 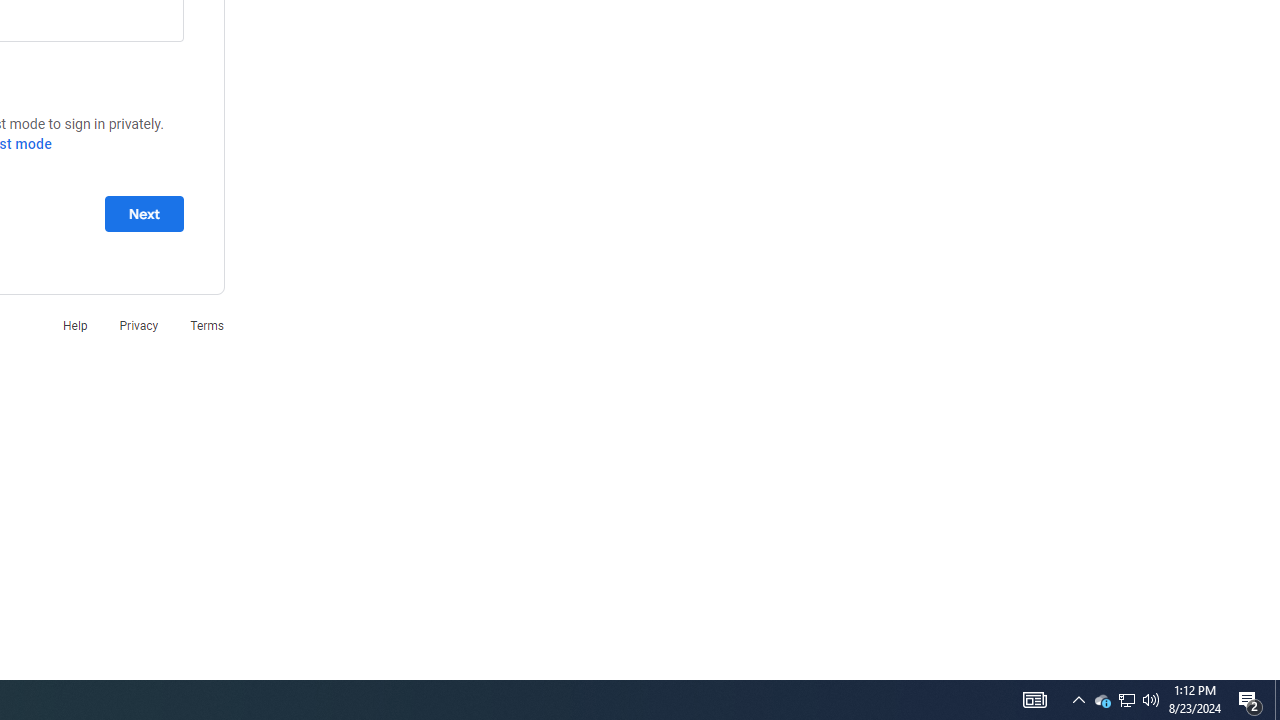 What do you see at coordinates (1034, 698) in the screenshot?
I see `'AutomationID: 4105'` at bounding box center [1034, 698].